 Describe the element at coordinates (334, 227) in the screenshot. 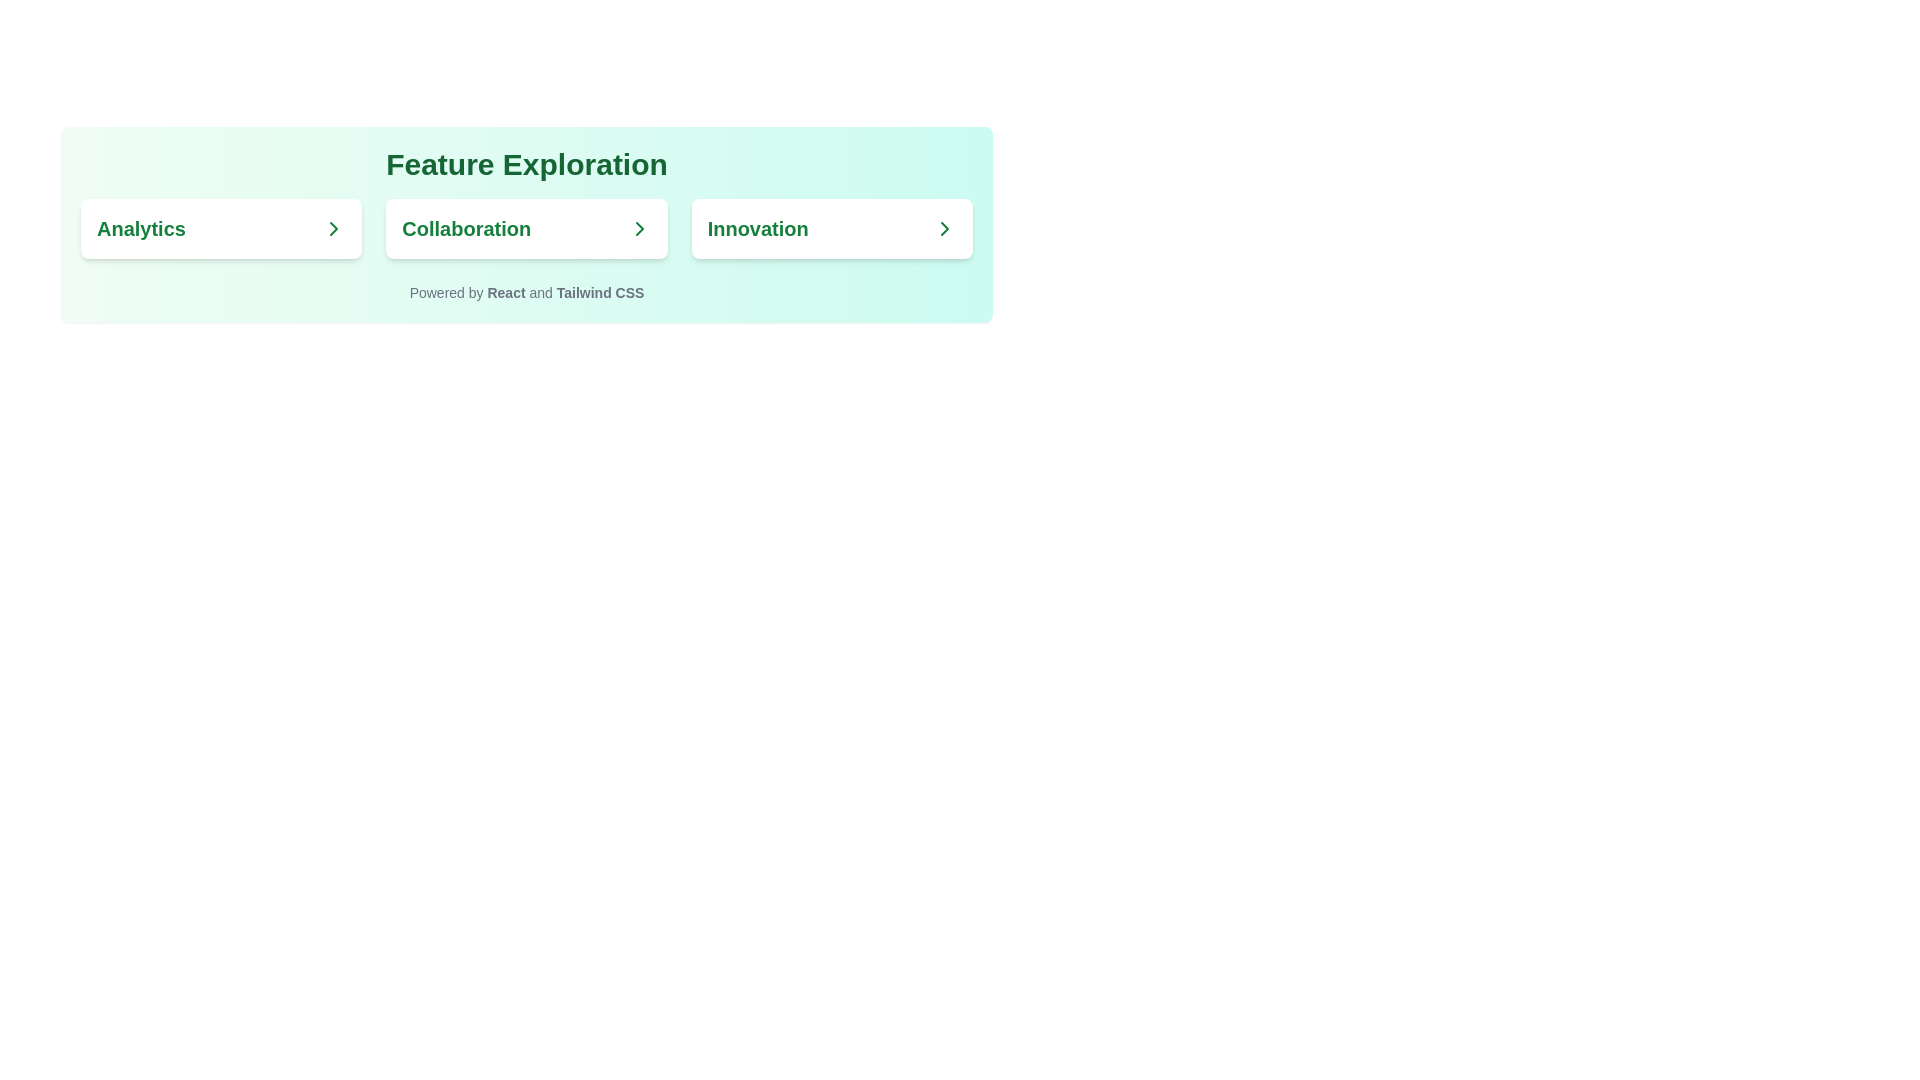

I see `the right-pointing arrow icon inside the 'Analytics' button` at that location.